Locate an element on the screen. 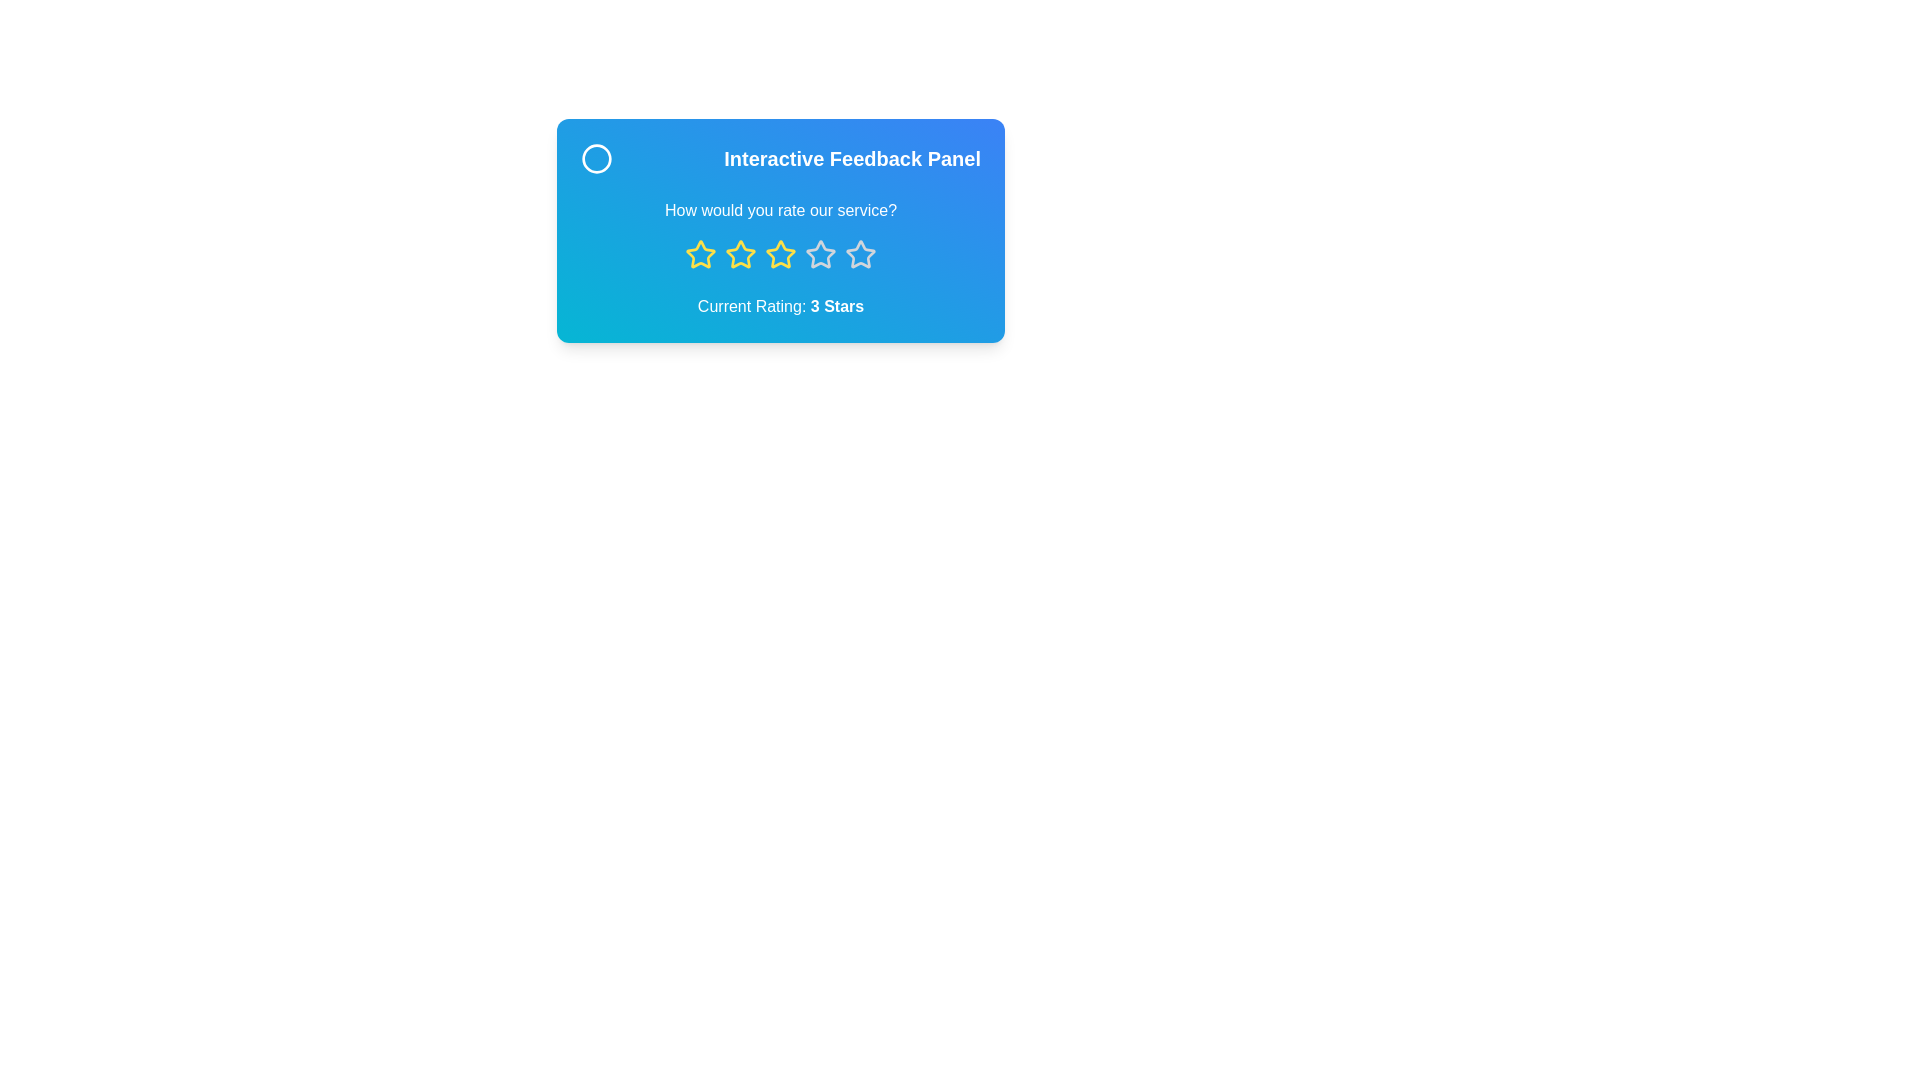 The width and height of the screenshot is (1920, 1080). the fourth star in the row of five hollow stars in the Interactive Feedback Panel to rate it is located at coordinates (860, 253).